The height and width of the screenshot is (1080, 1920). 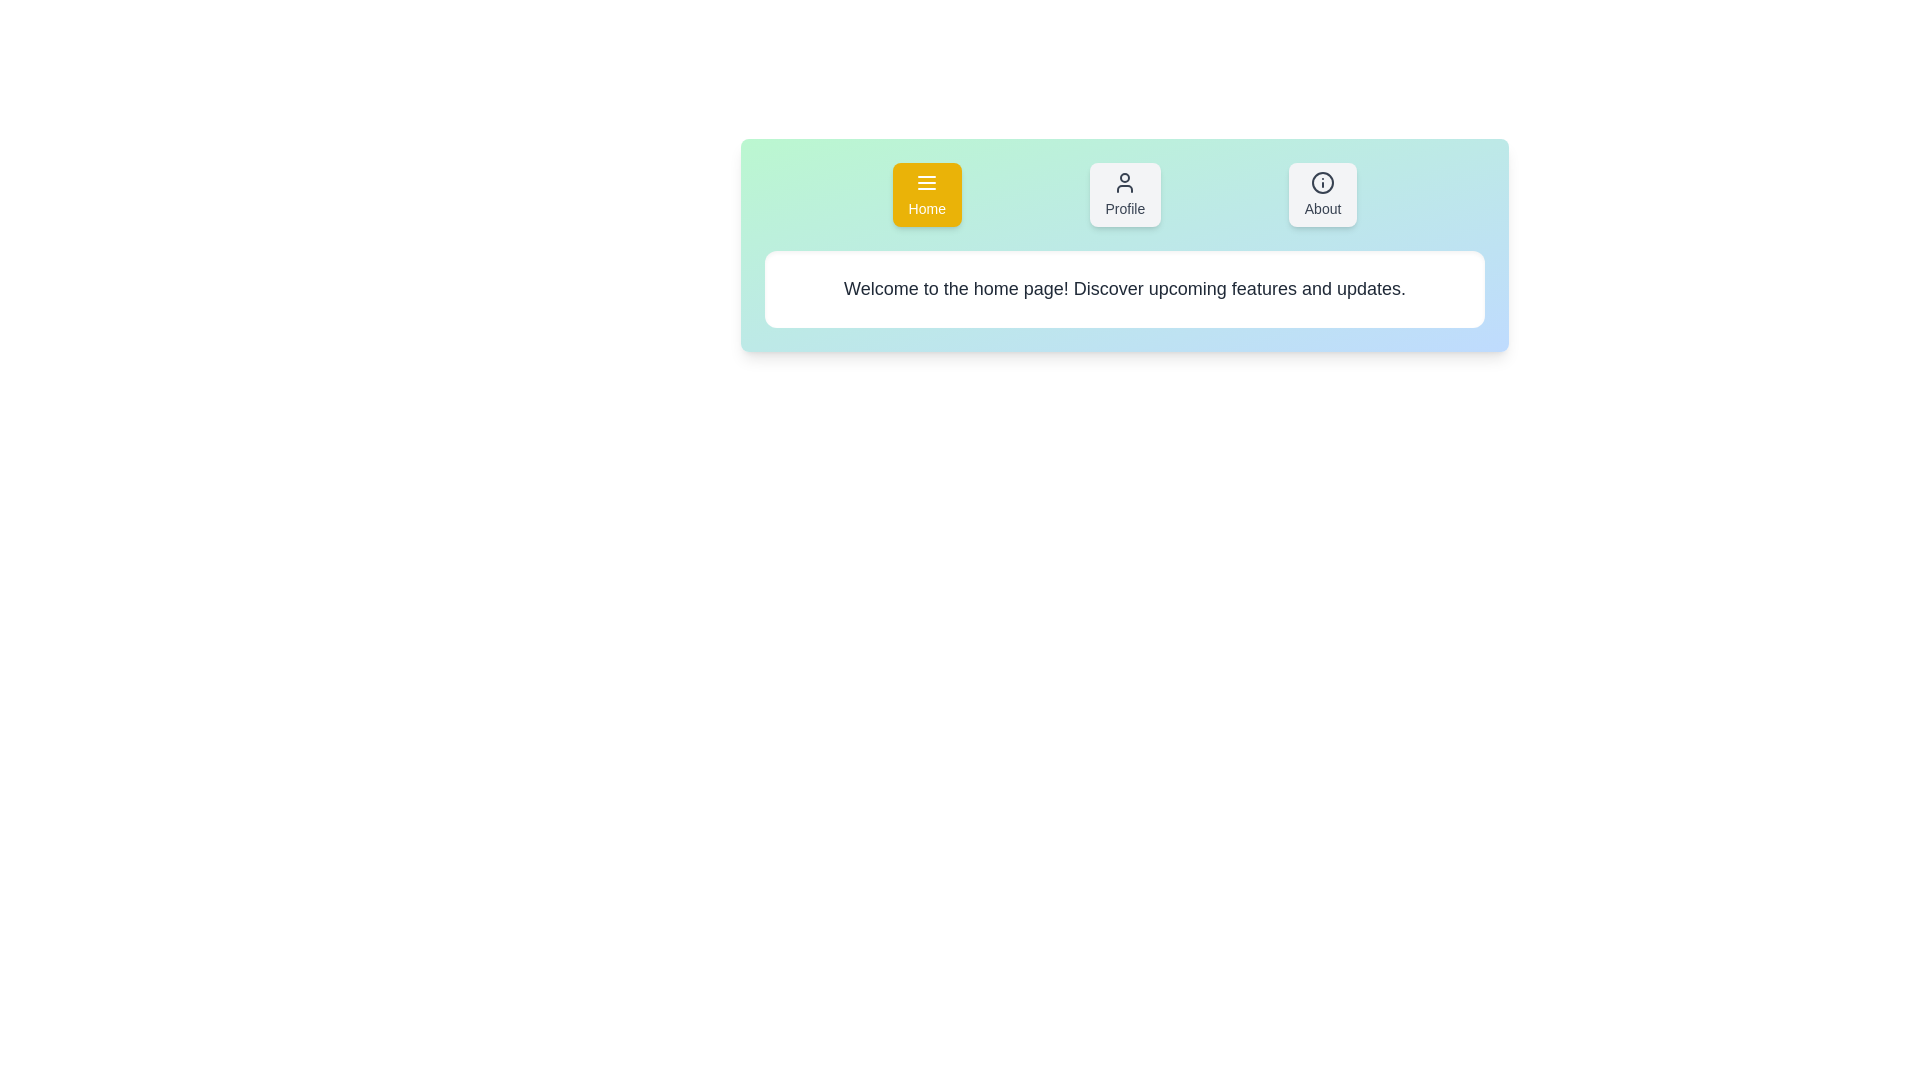 I want to click on the Profile tab by clicking its corresponding button, so click(x=1124, y=195).